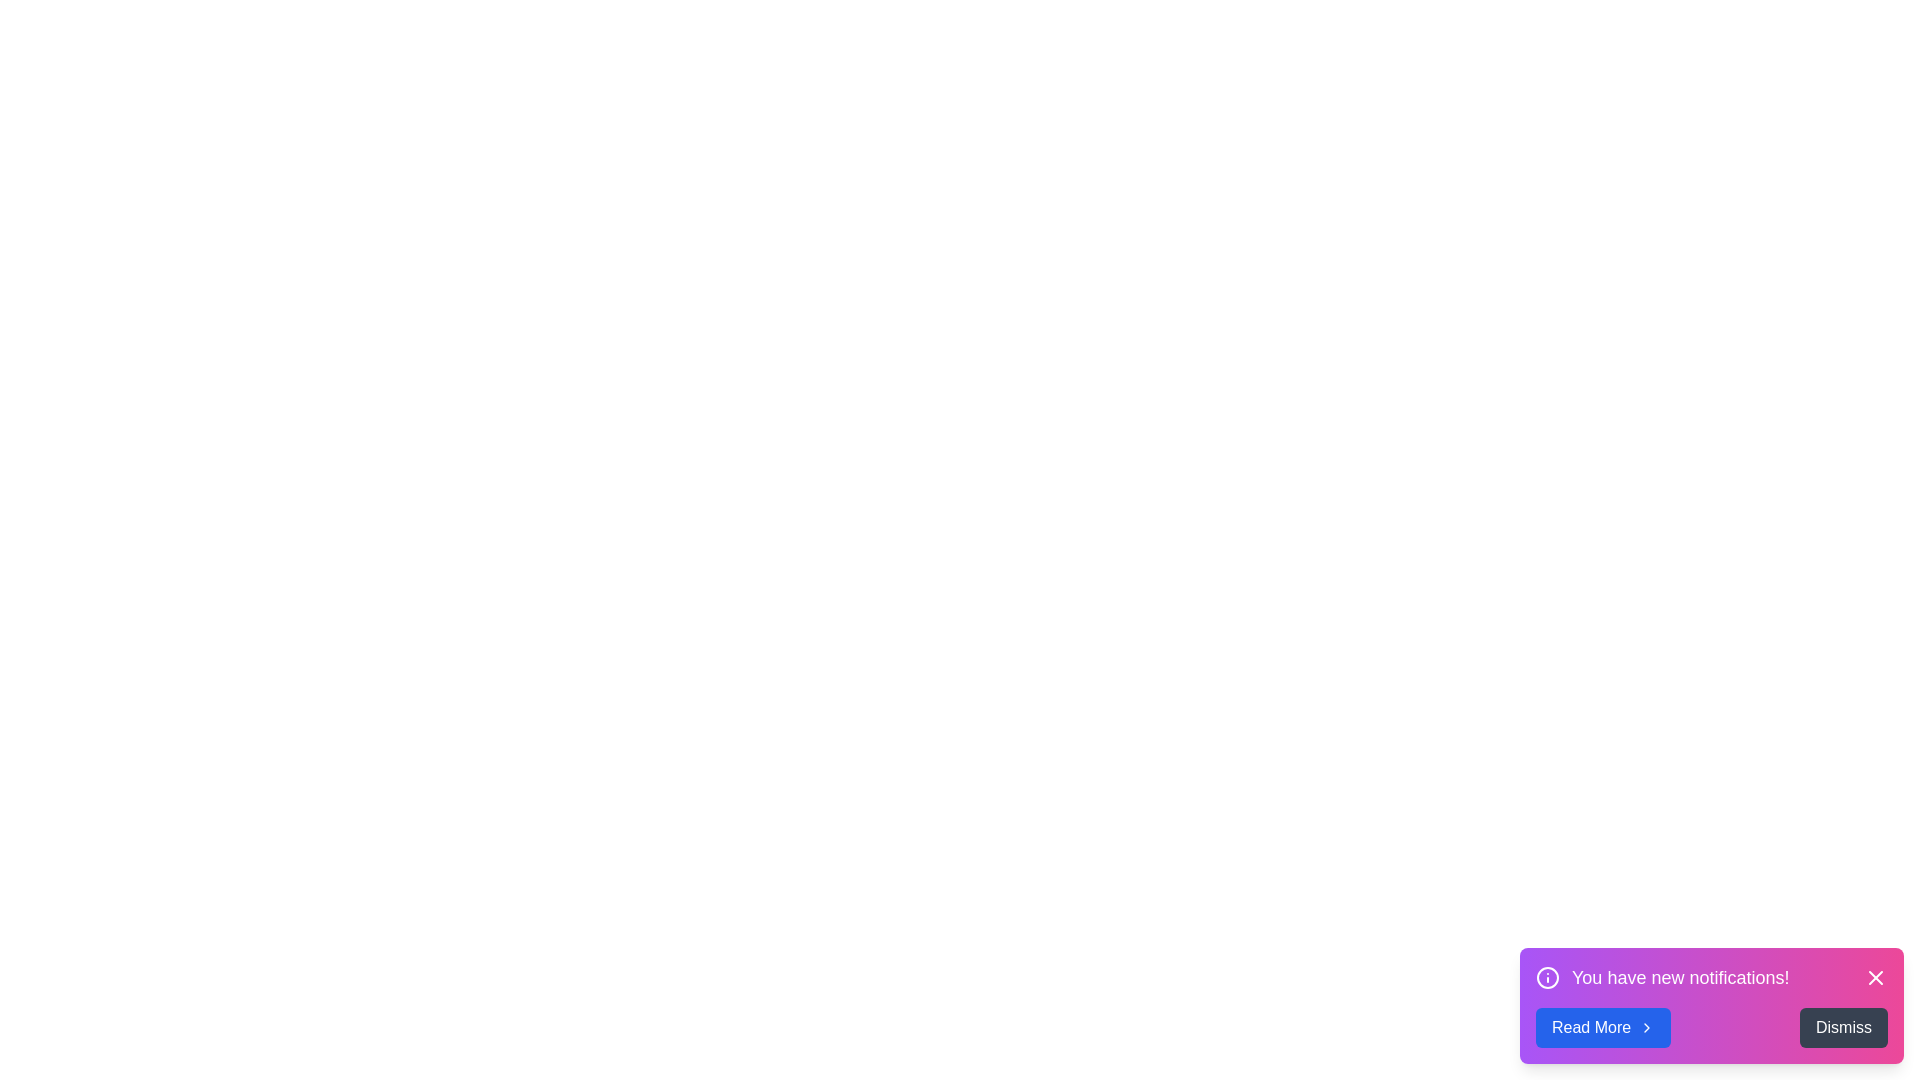 This screenshot has height=1080, width=1920. I want to click on the informational icon located in the bottom-right corner of the notification card, positioned to the left of the text 'You have new notifications!', so click(1547, 977).